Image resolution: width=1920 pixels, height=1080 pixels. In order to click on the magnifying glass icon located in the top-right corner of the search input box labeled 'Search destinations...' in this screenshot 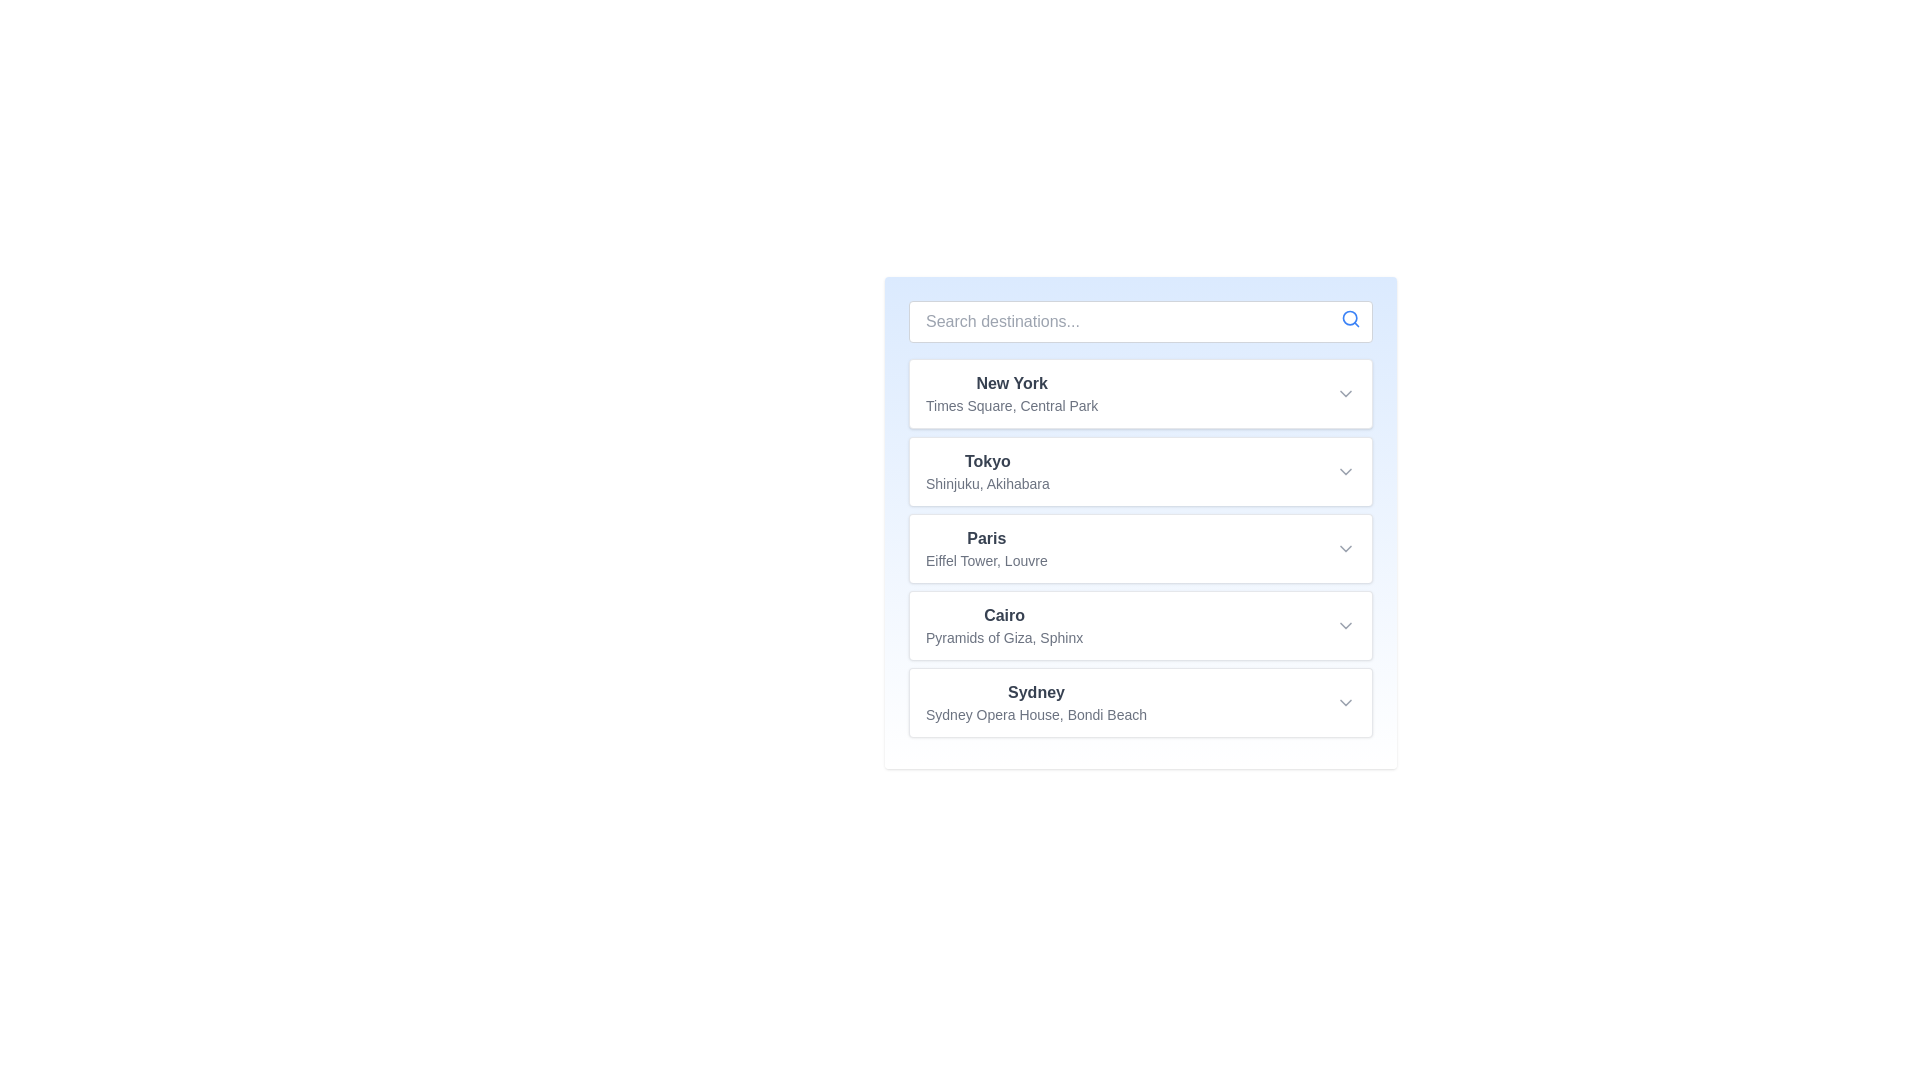, I will do `click(1350, 318)`.